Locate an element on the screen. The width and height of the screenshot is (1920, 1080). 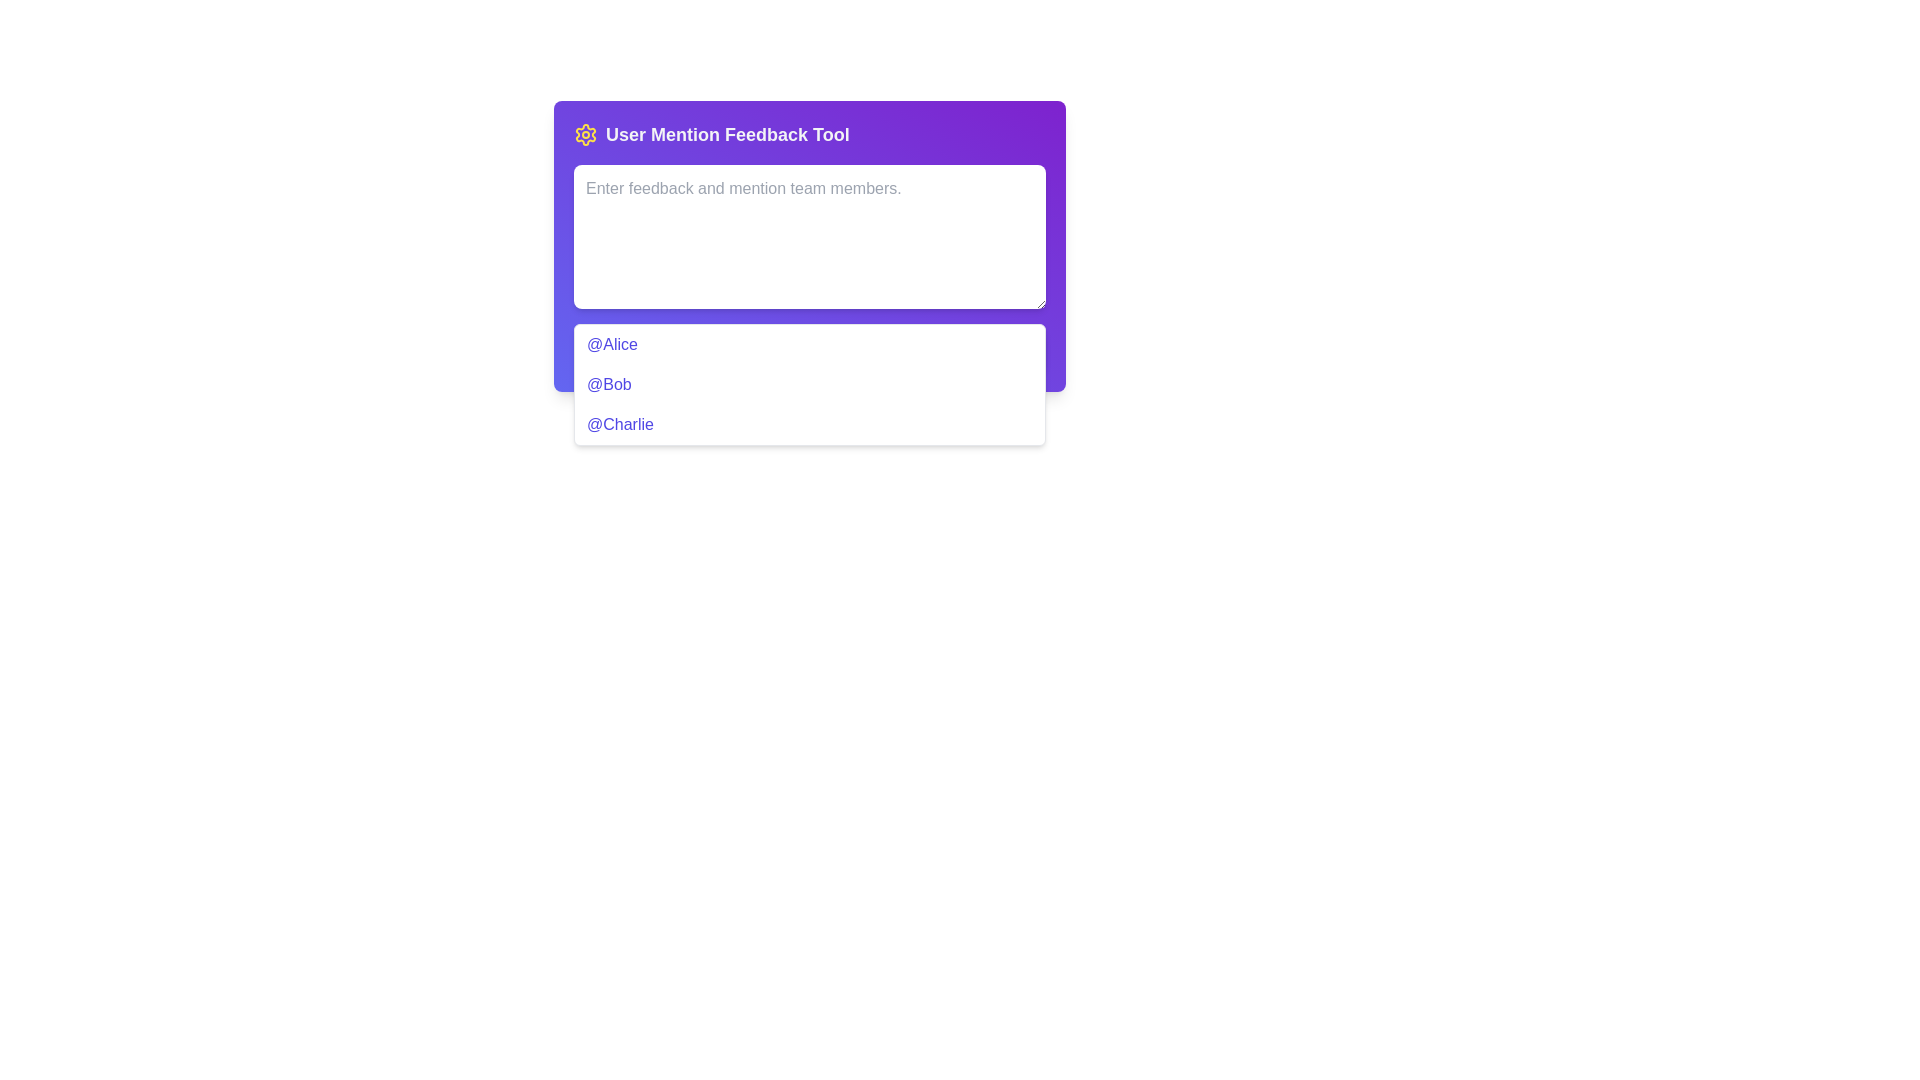
the header titled 'User Mention Feedback Tool' which has a bold typeface on a purple gradient background and a yellow settings icon to the left of the text is located at coordinates (810, 135).